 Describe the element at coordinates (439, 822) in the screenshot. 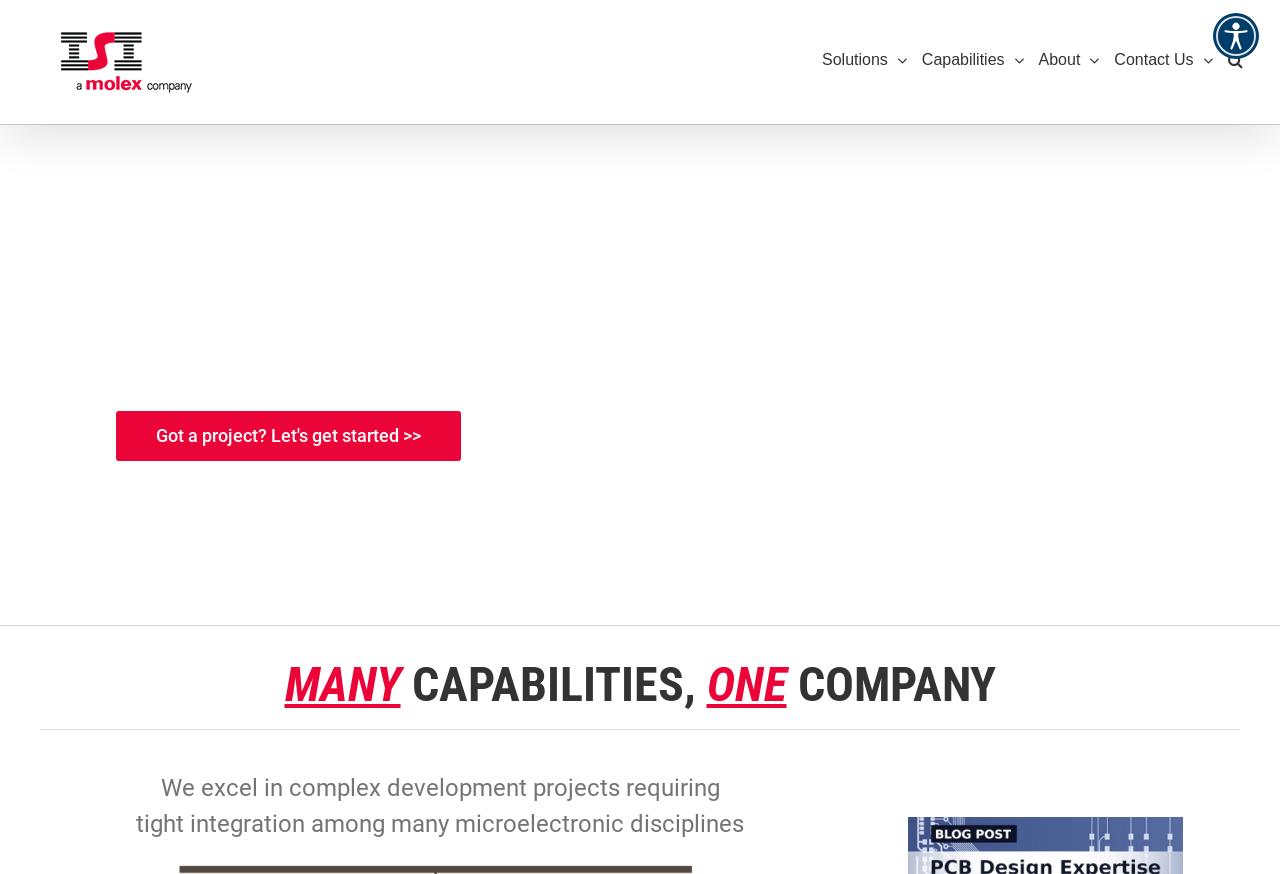

I see `'tight integration among many microelectronic disciplines'` at that location.